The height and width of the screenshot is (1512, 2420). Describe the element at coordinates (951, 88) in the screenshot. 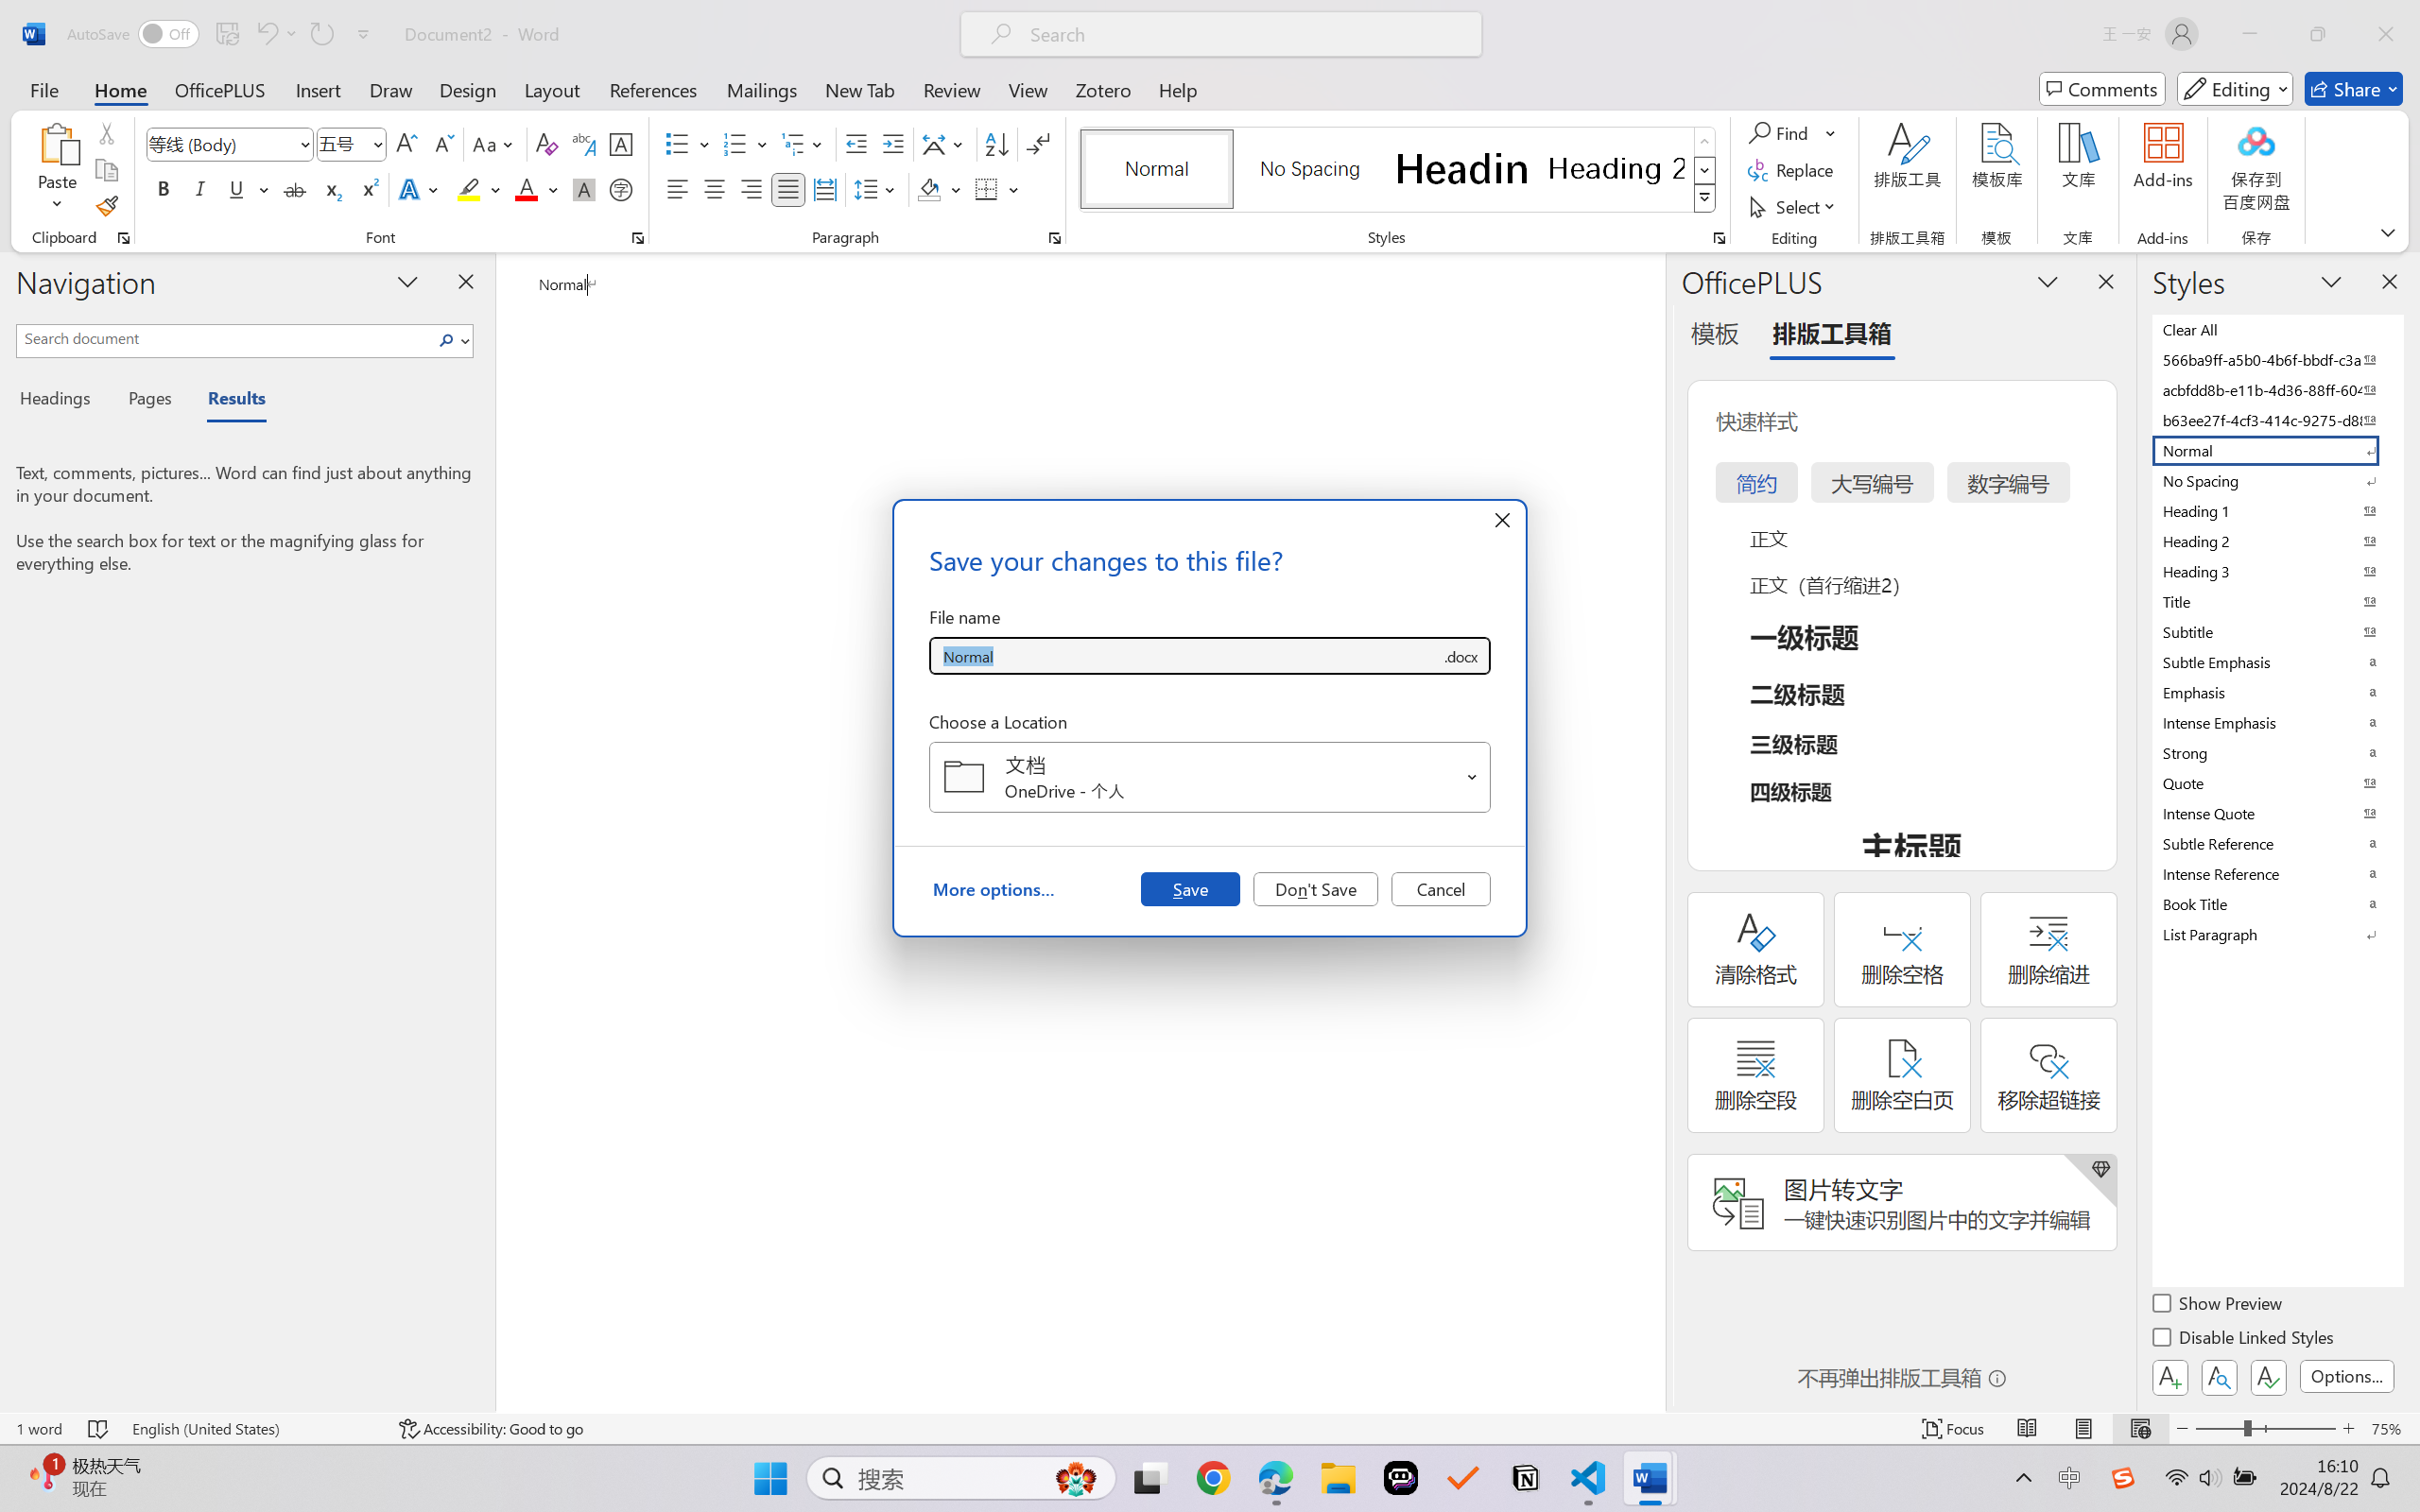

I see `'Review'` at that location.